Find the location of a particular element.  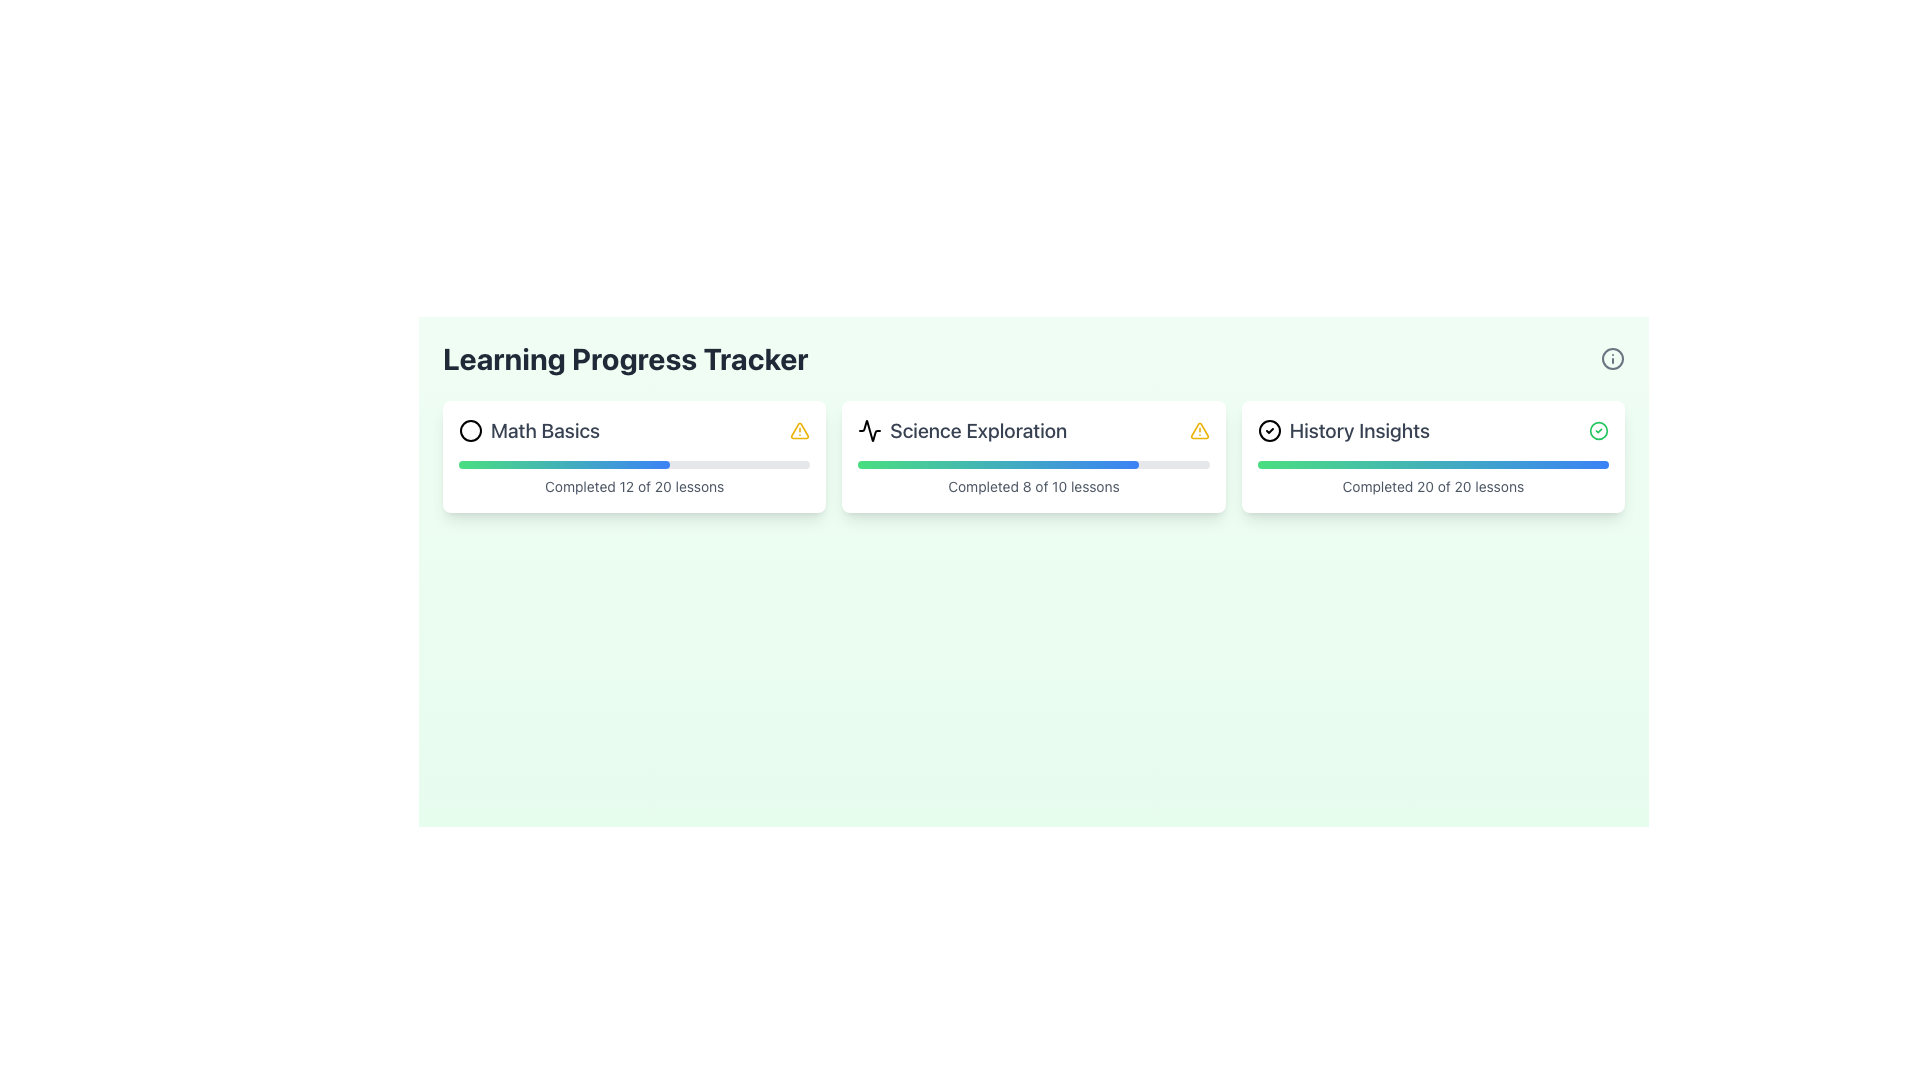

the 'History Insights' panel, which has a white background, rounded corners, and contains a progress bar and completion message is located at coordinates (1432, 456).